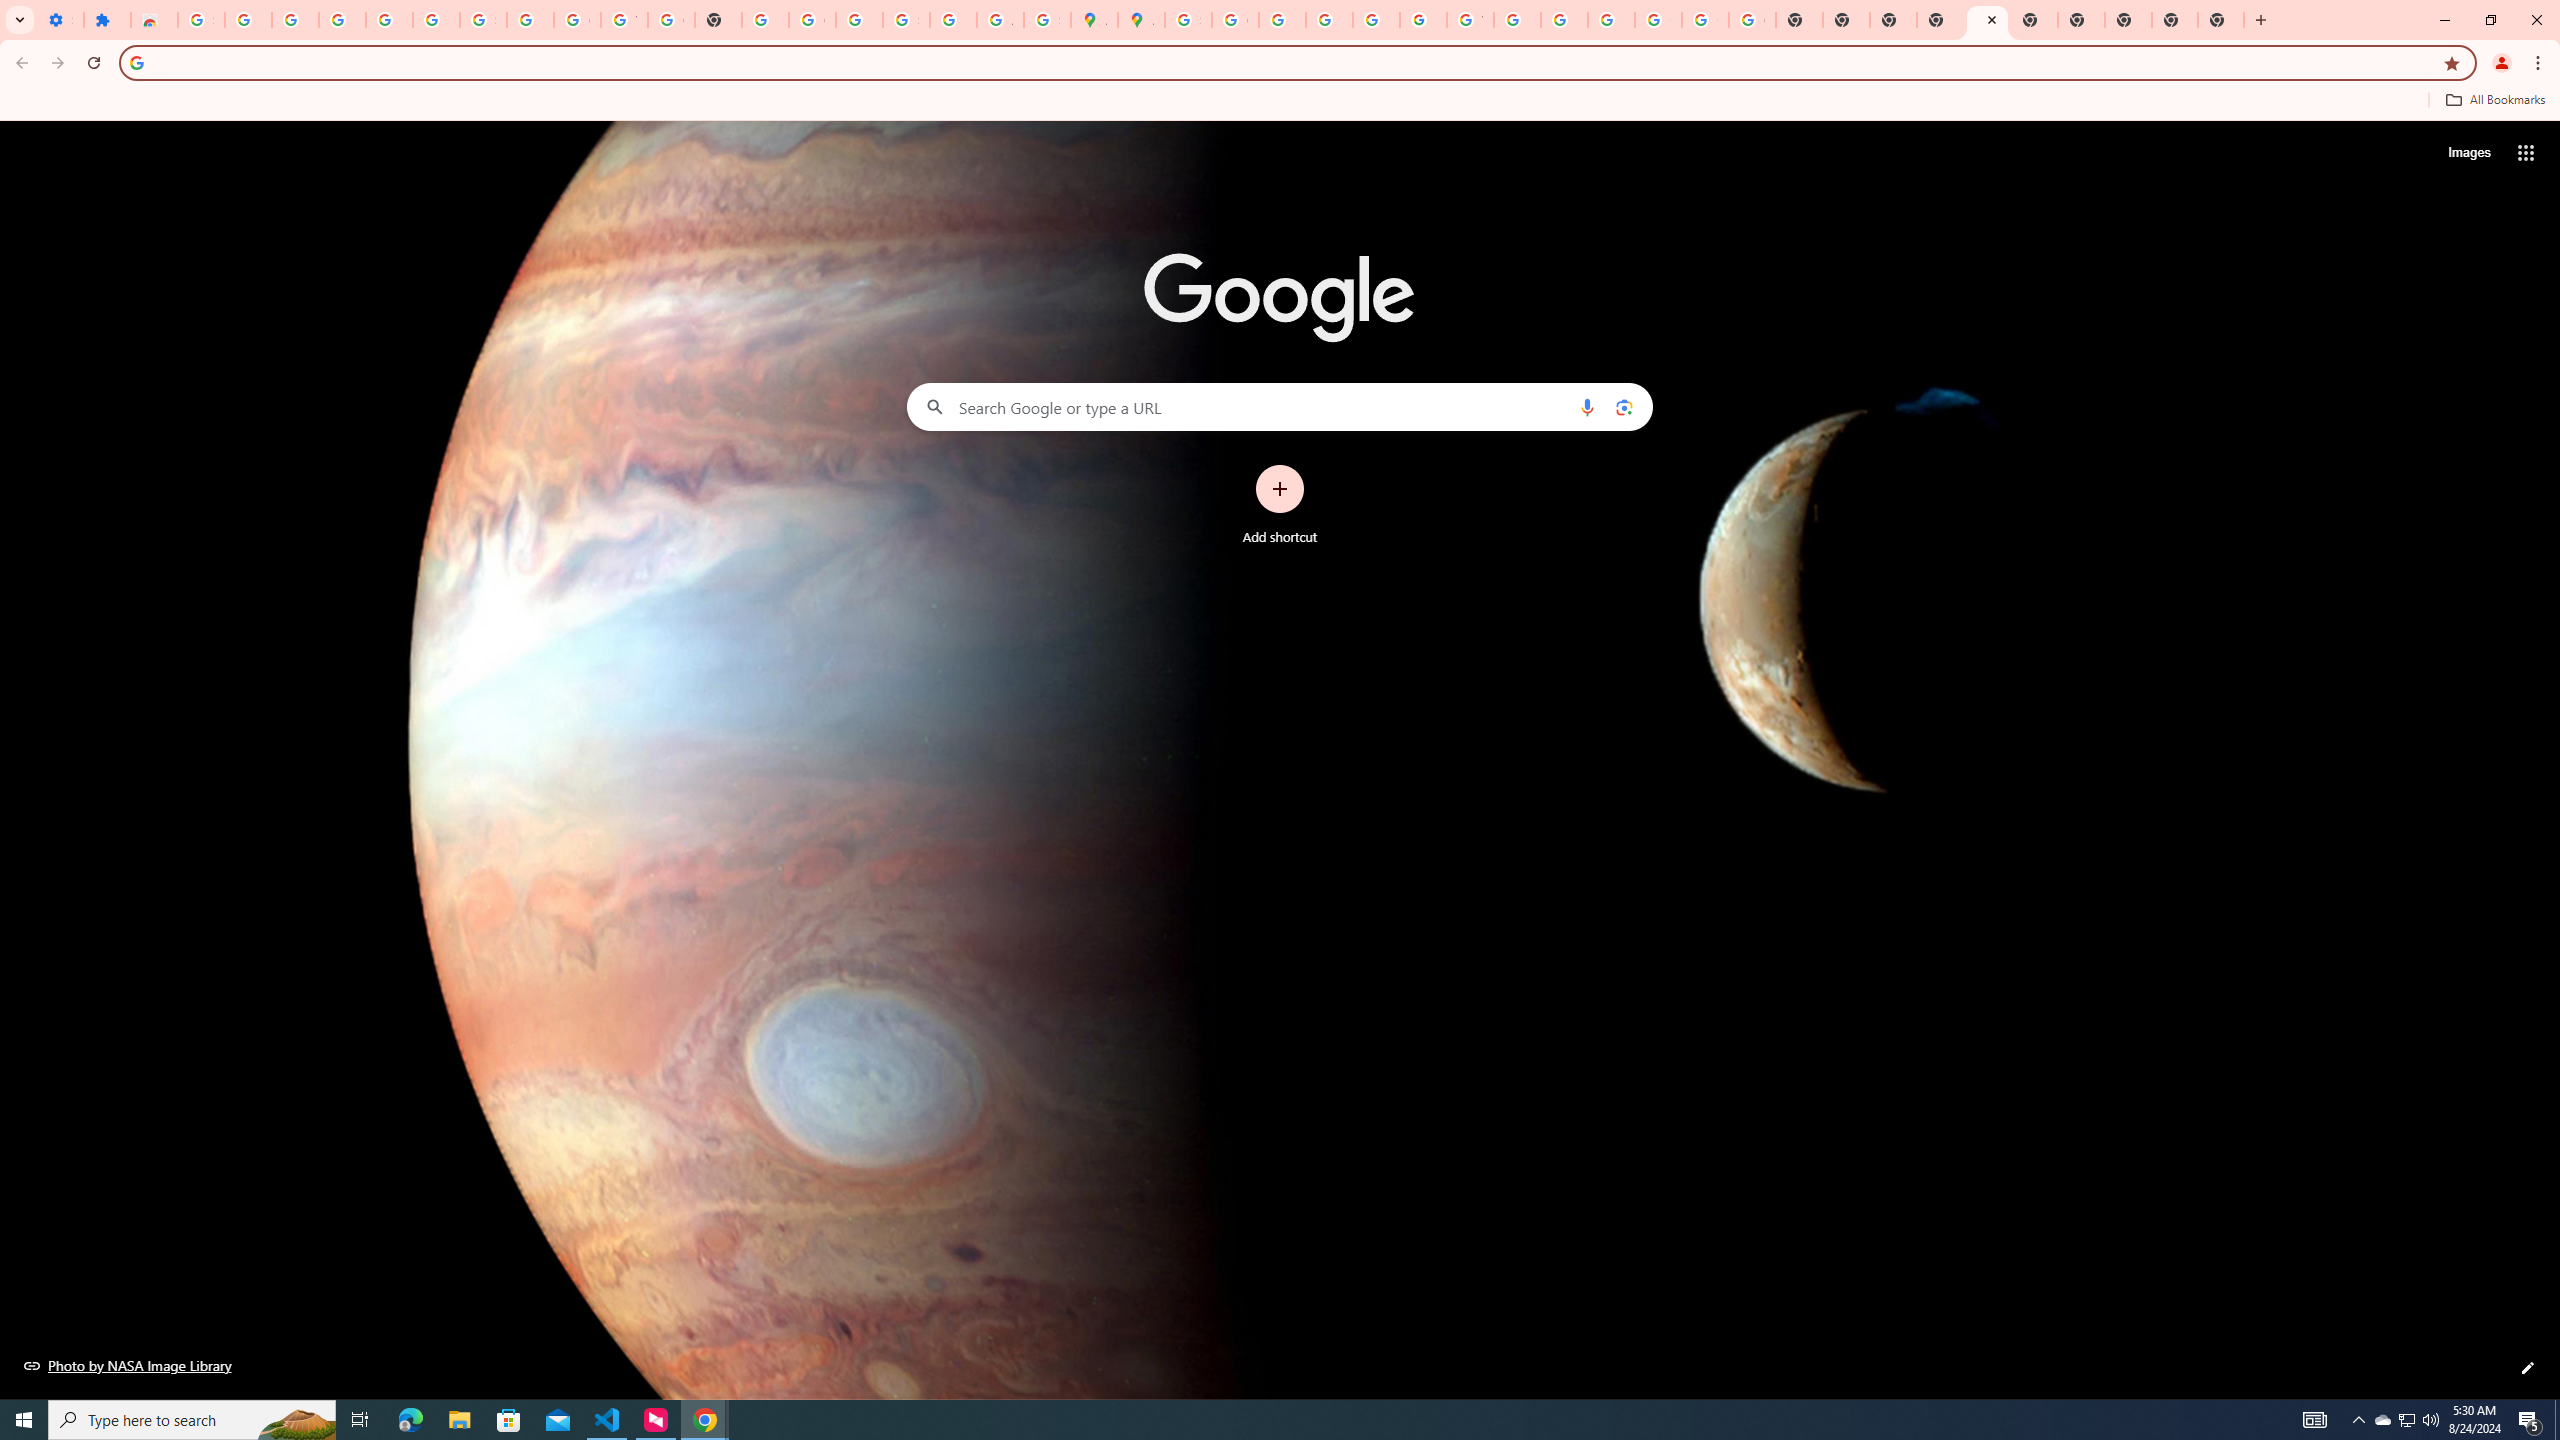  Describe the element at coordinates (2127, 19) in the screenshot. I see `'New Tab'` at that location.